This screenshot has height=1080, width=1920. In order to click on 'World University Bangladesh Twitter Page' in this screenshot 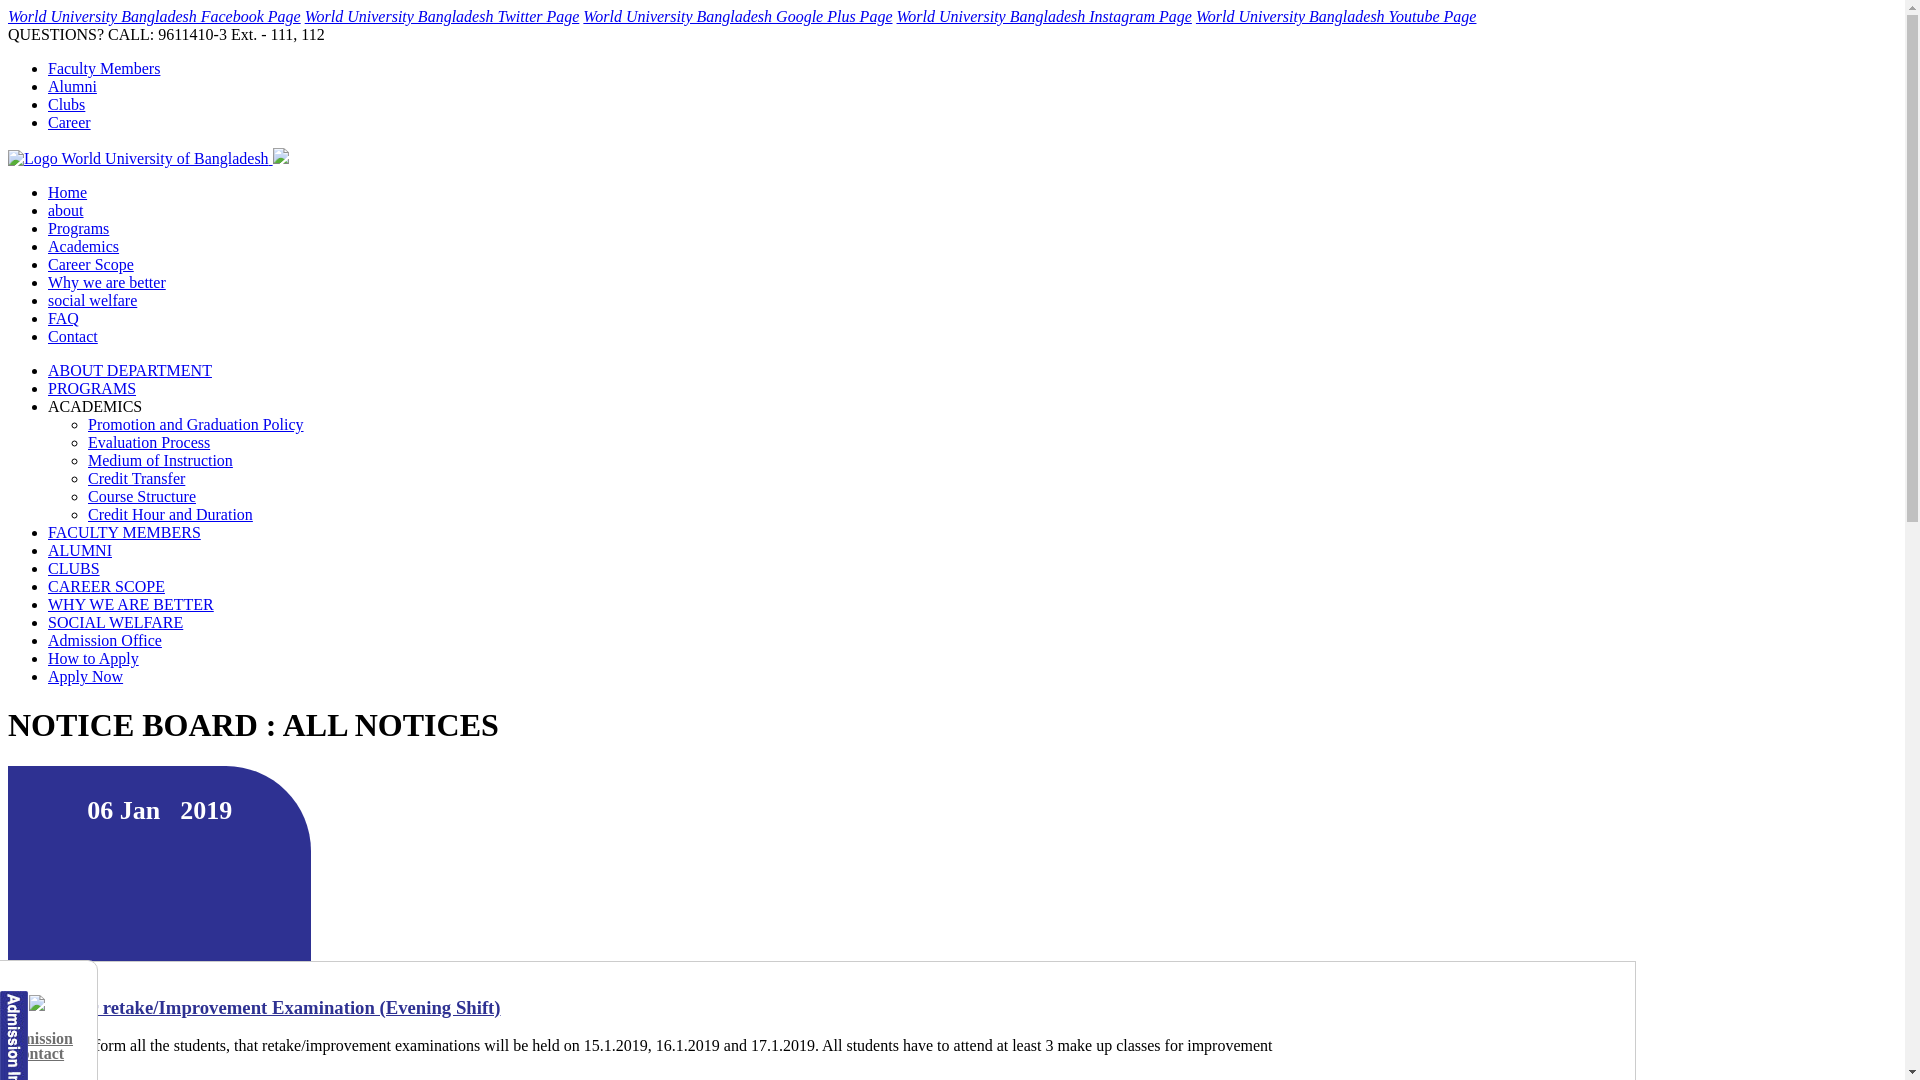, I will do `click(441, 16)`.